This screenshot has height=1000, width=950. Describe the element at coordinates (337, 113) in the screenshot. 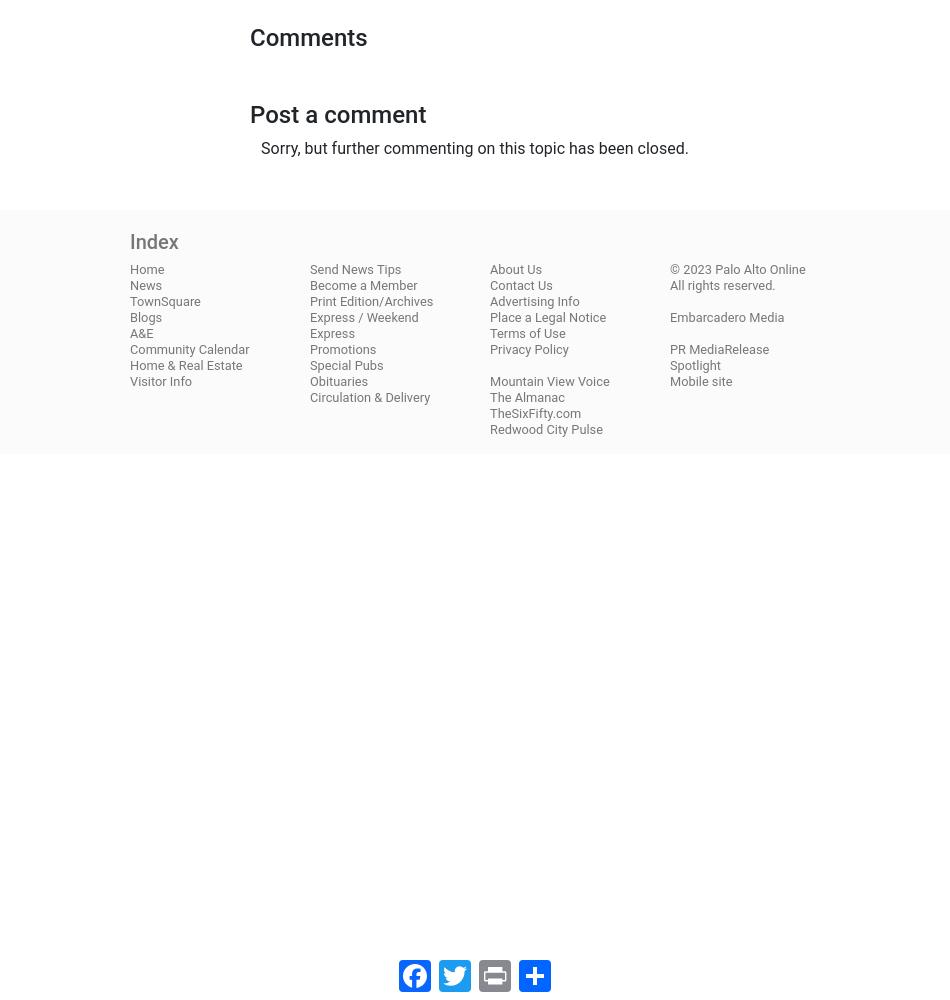

I see `'Post a comment'` at that location.